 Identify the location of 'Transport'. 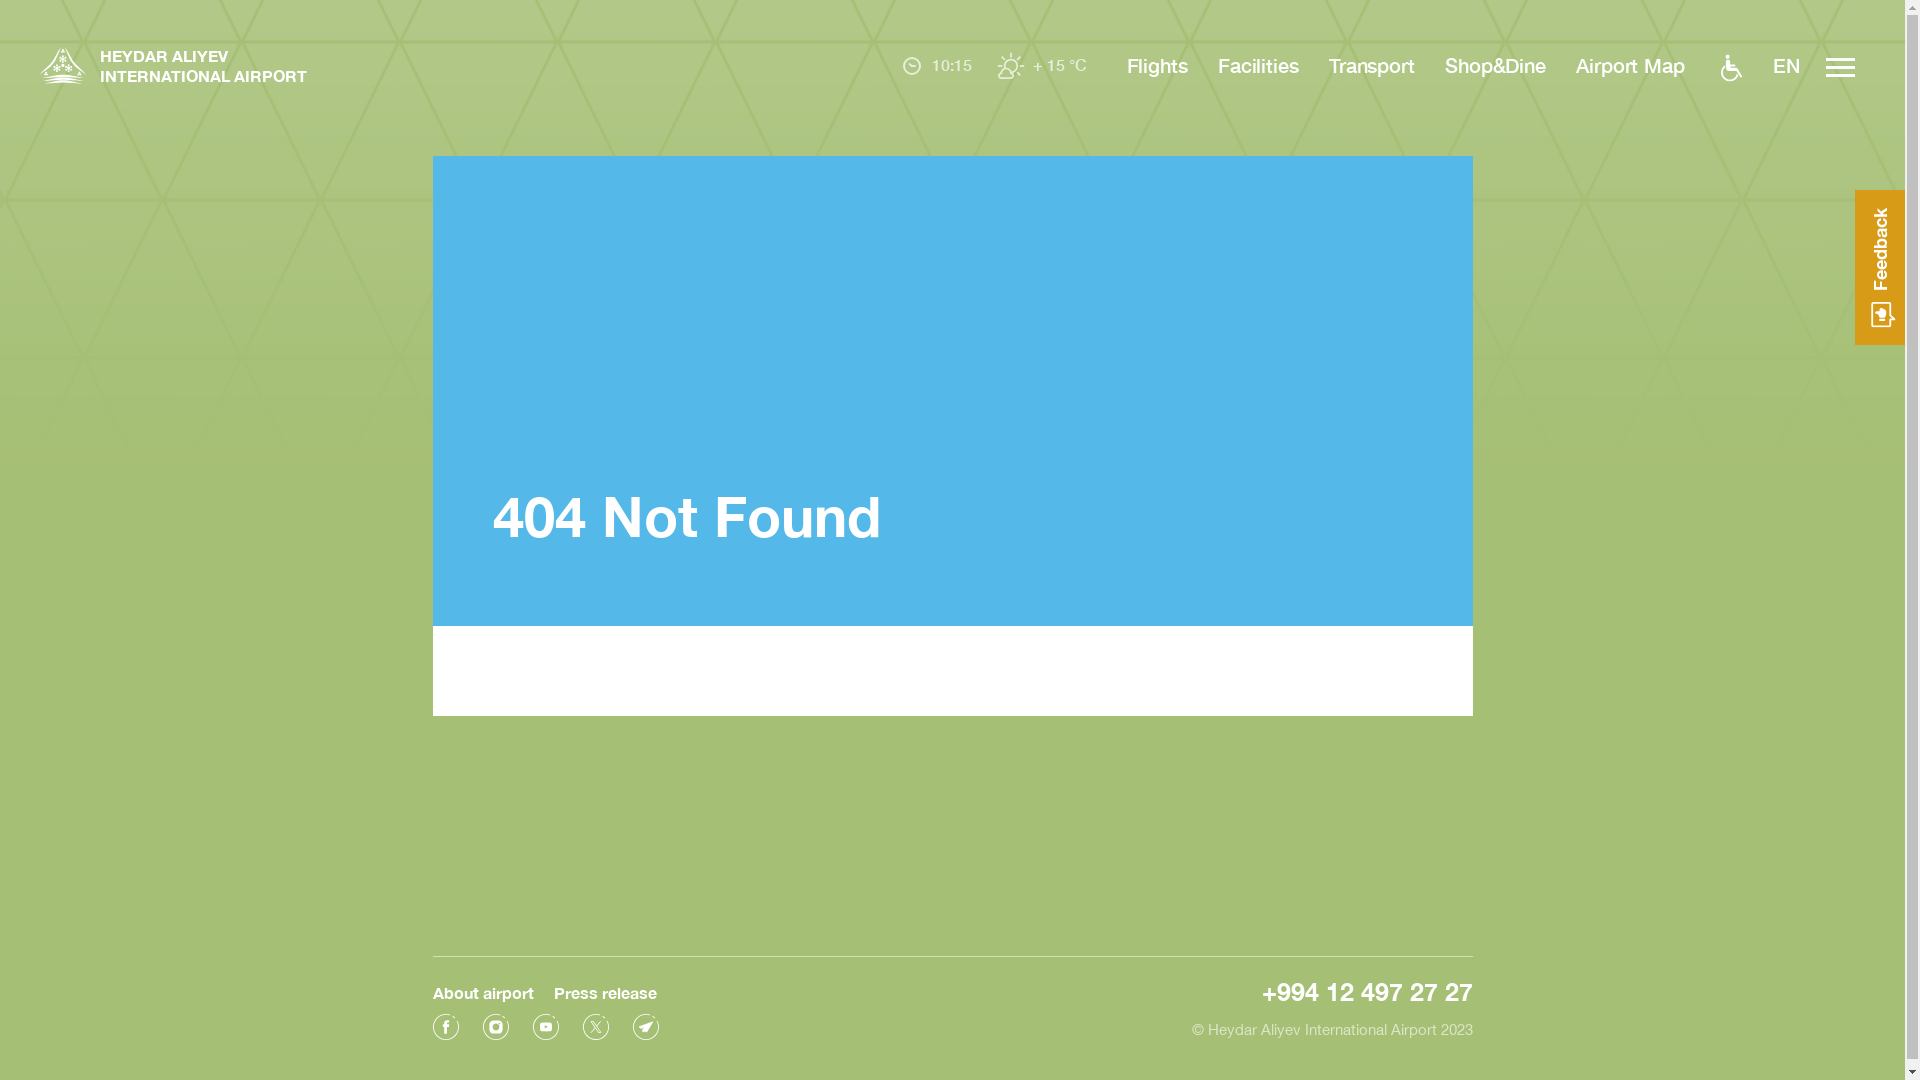
(1371, 64).